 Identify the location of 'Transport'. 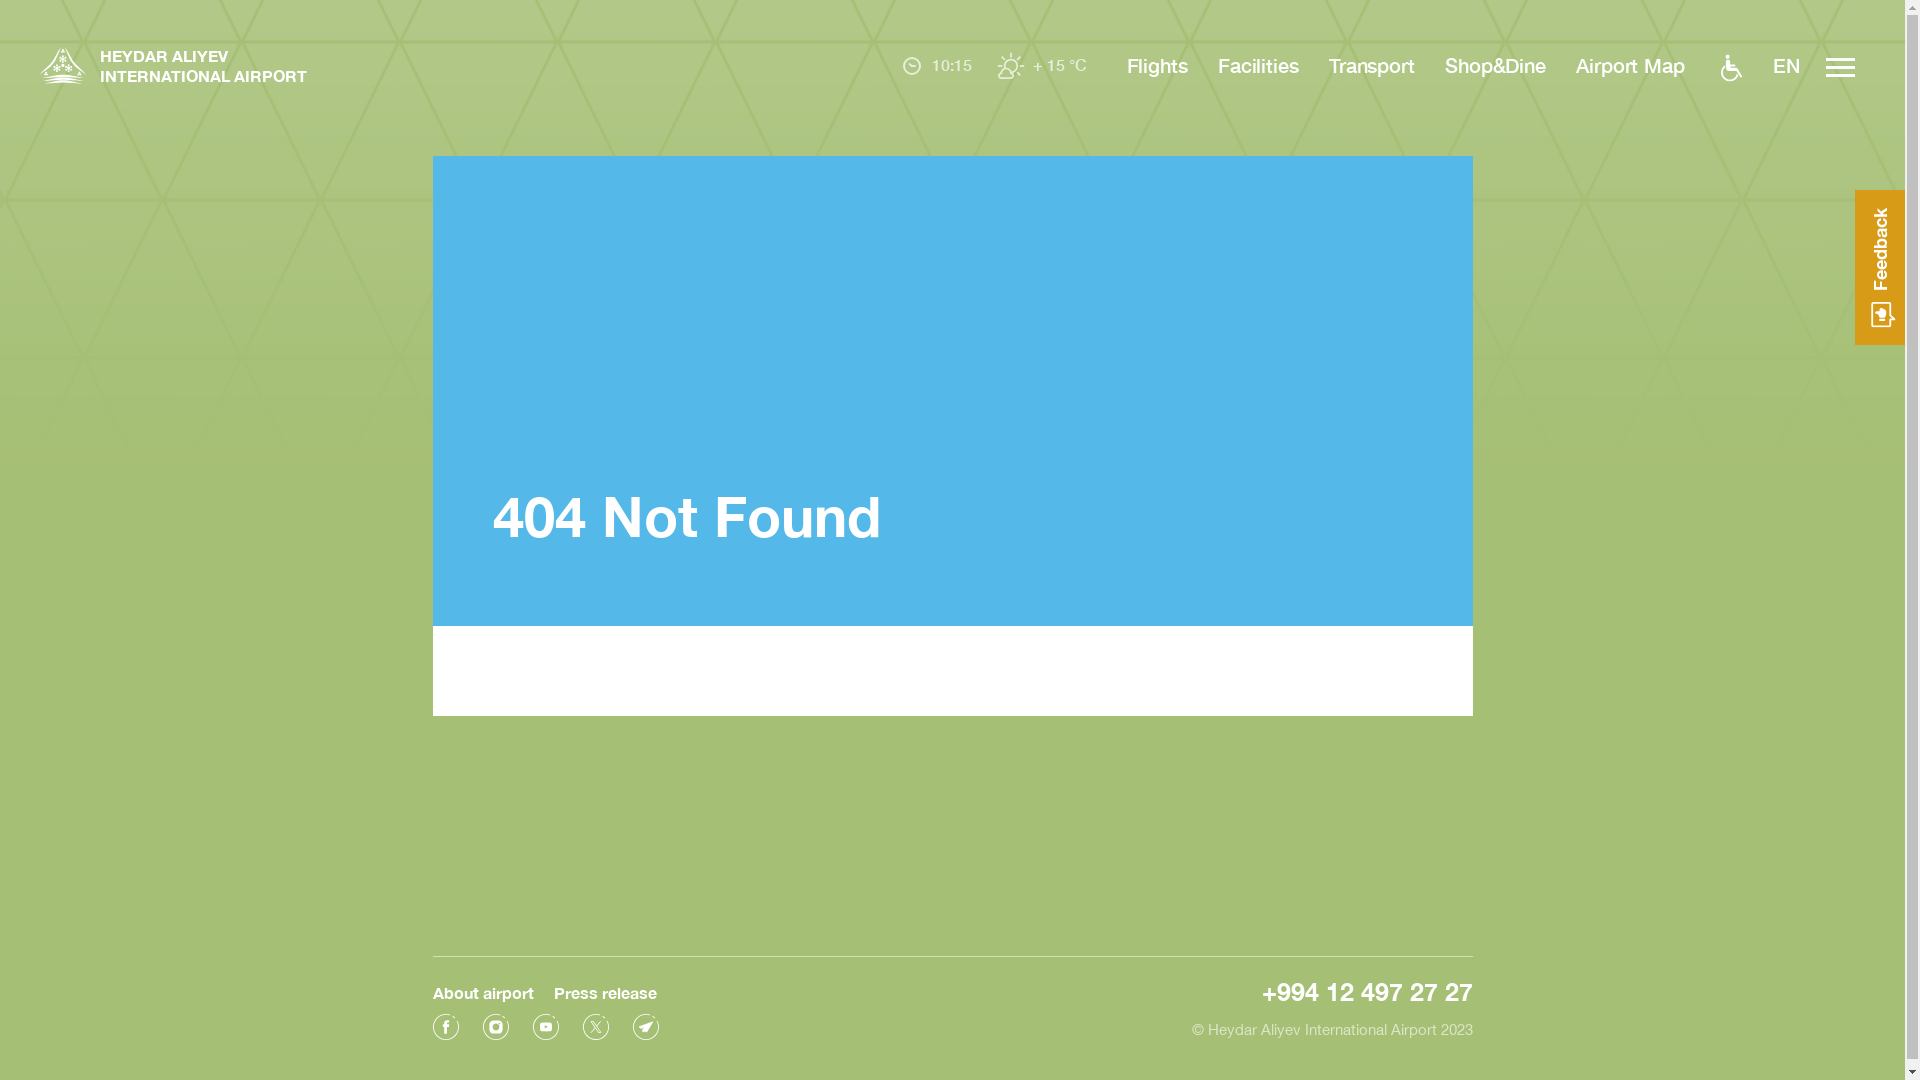
(1371, 64).